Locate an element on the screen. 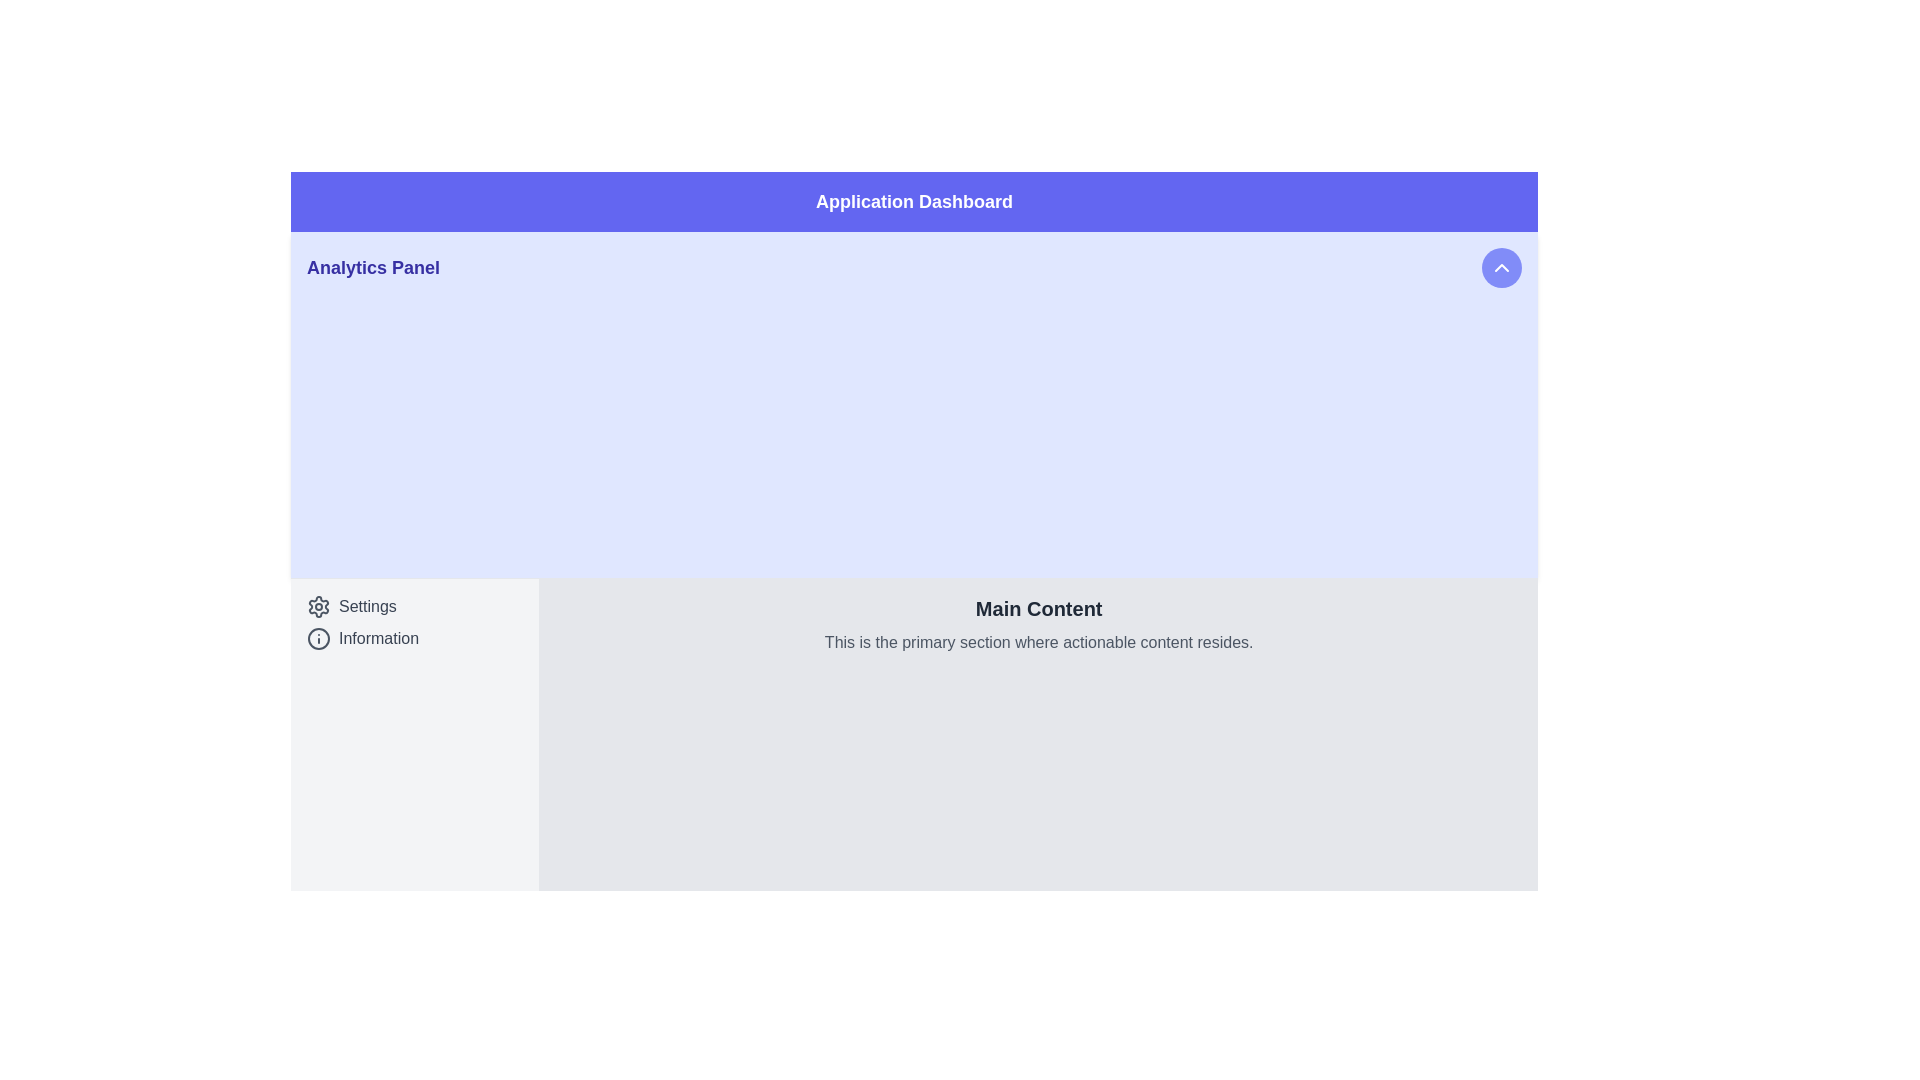 This screenshot has width=1920, height=1080. the Header bar labeled 'Application Dashboard' for accessibility aids is located at coordinates (913, 201).